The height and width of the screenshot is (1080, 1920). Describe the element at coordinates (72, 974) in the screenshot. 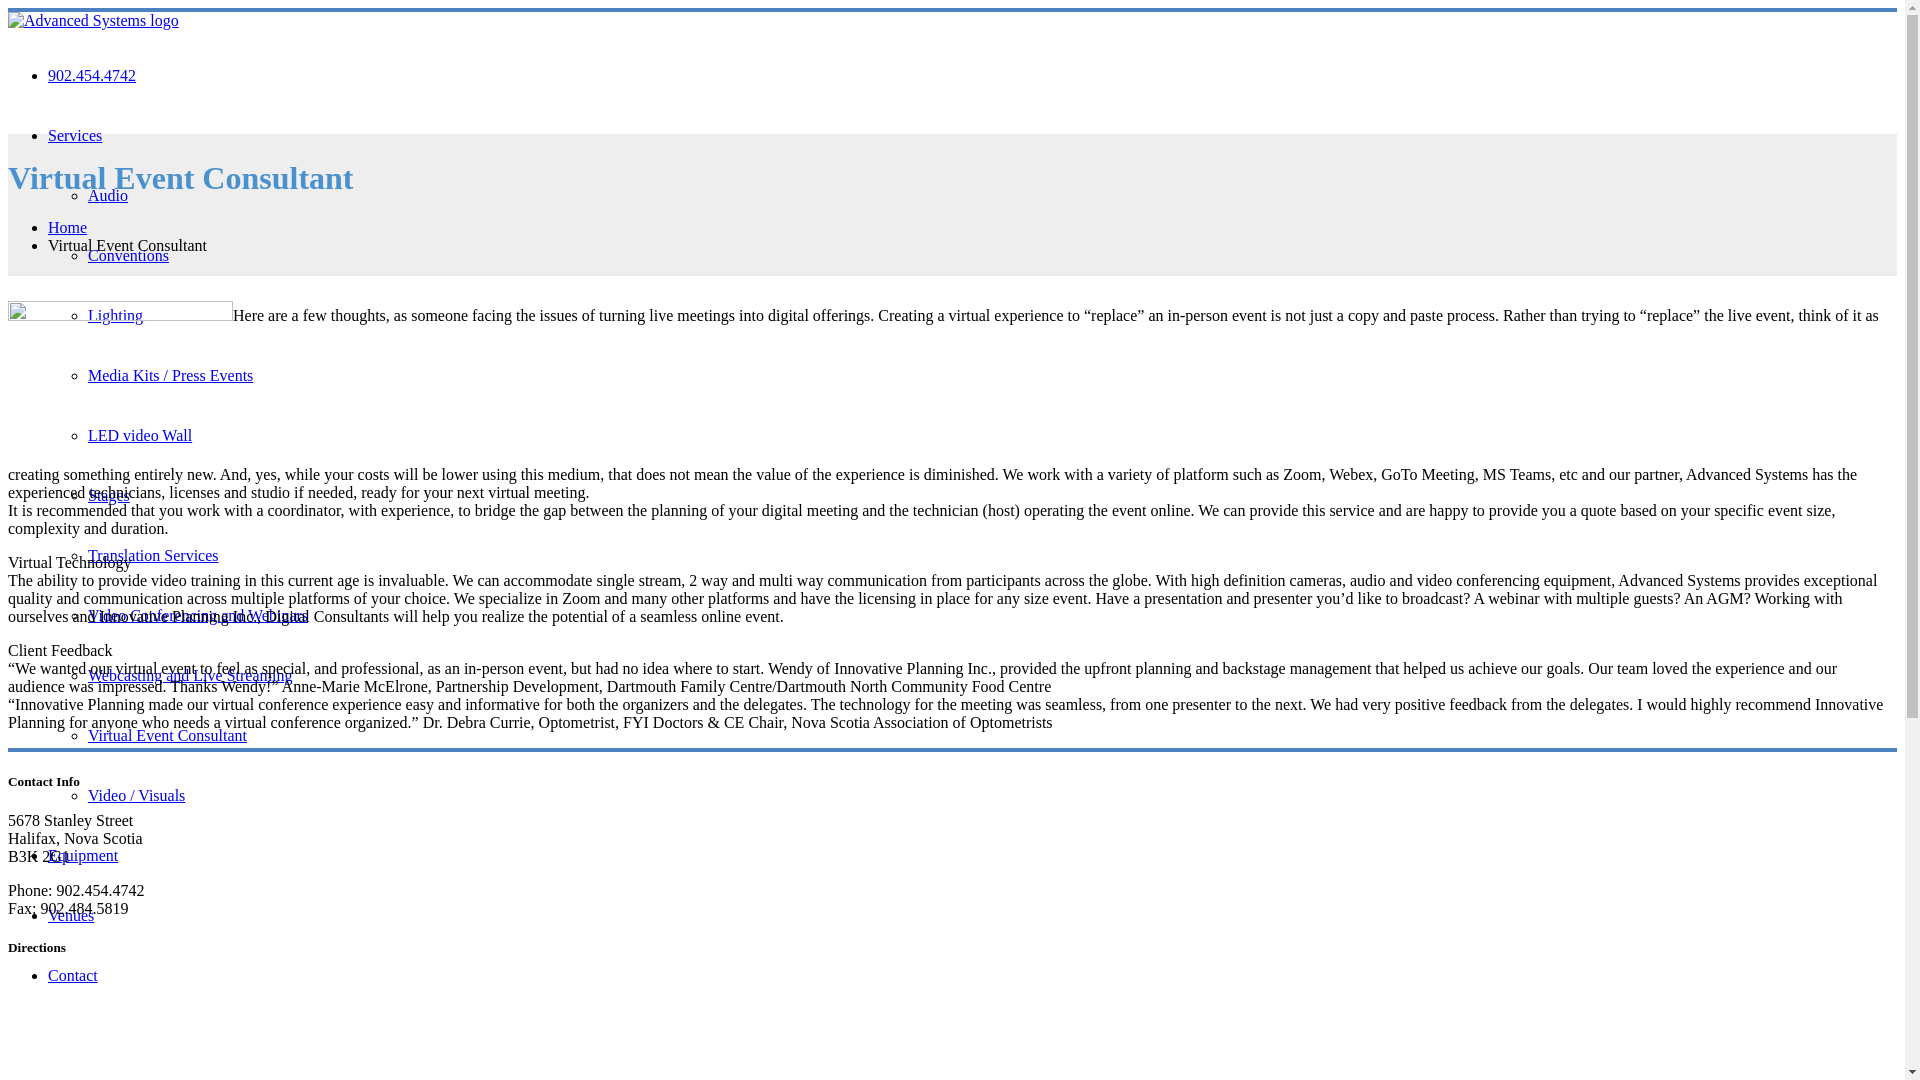

I see `'Contact'` at that location.